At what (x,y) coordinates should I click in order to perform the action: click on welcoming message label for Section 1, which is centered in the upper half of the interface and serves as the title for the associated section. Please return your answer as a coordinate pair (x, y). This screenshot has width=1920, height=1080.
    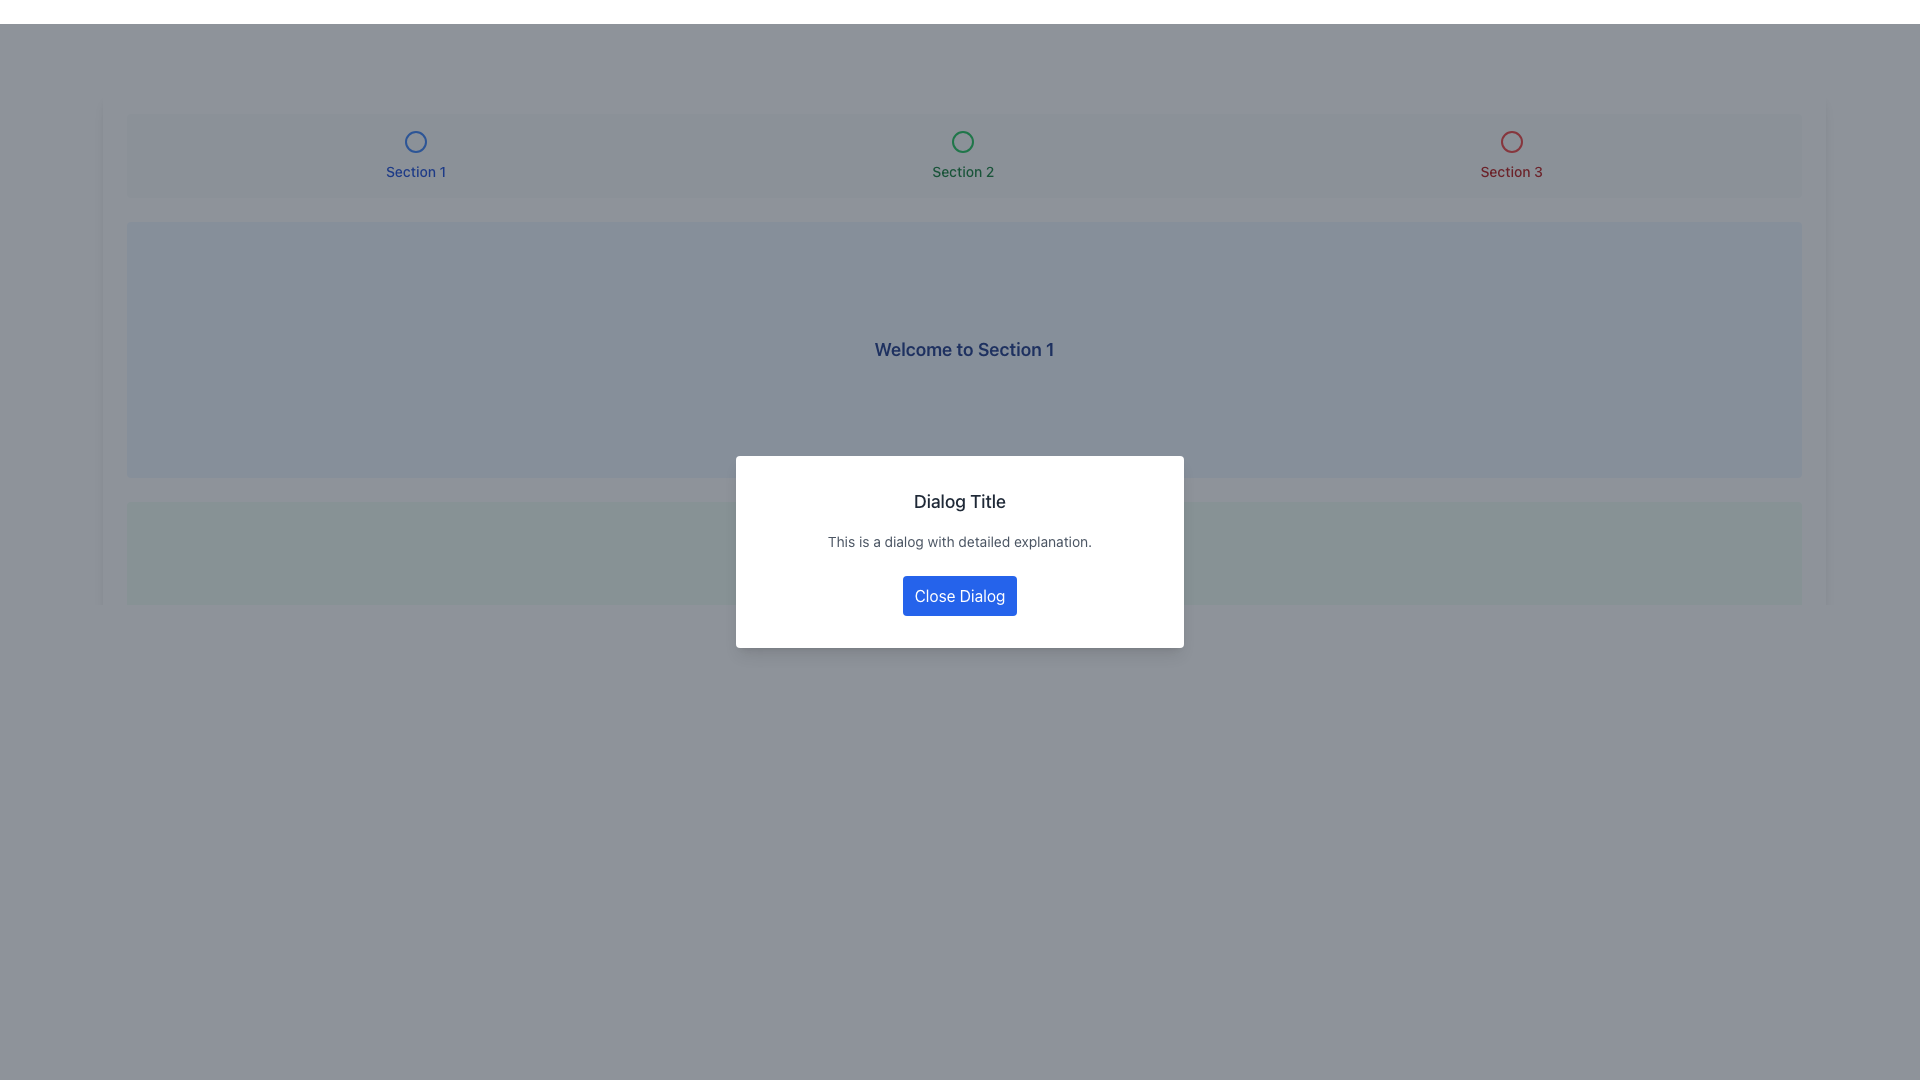
    Looking at the image, I should click on (964, 349).